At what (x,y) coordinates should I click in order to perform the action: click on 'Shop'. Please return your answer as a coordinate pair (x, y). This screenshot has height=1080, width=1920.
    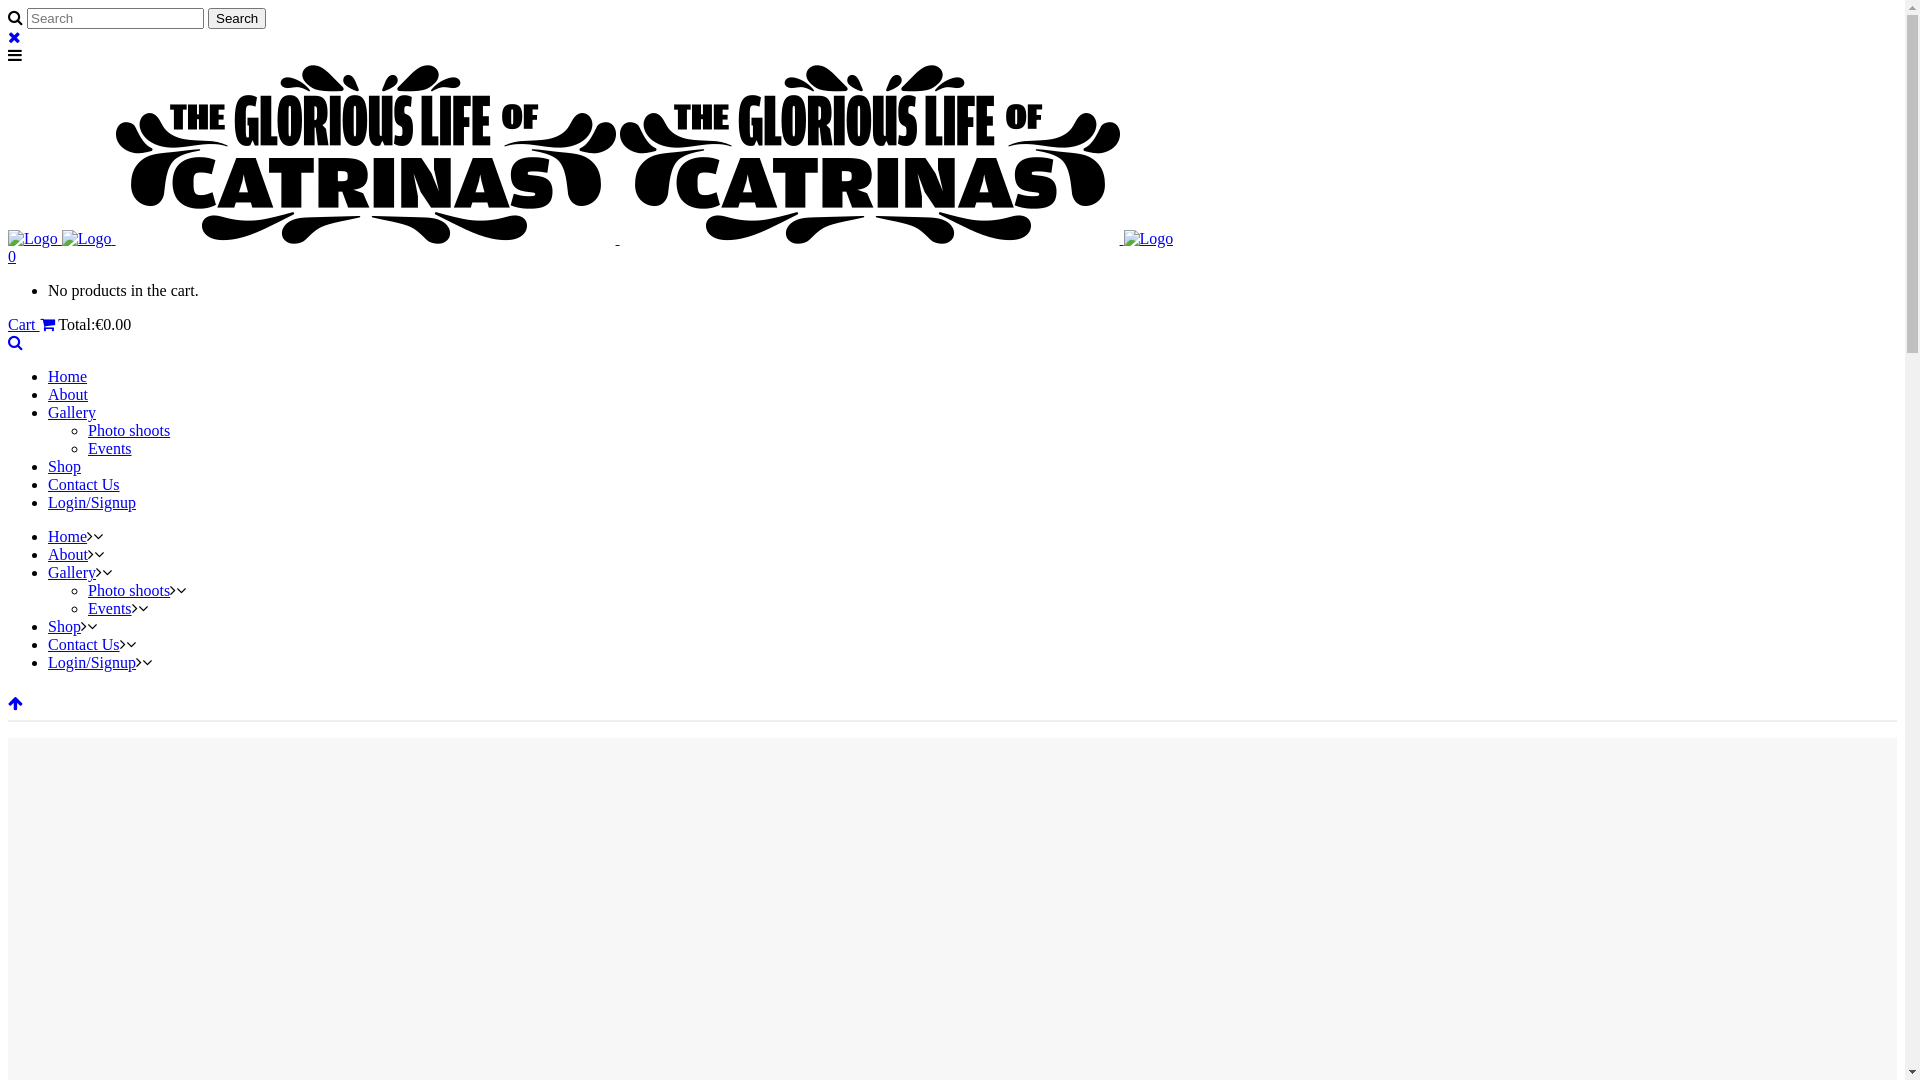
    Looking at the image, I should click on (64, 625).